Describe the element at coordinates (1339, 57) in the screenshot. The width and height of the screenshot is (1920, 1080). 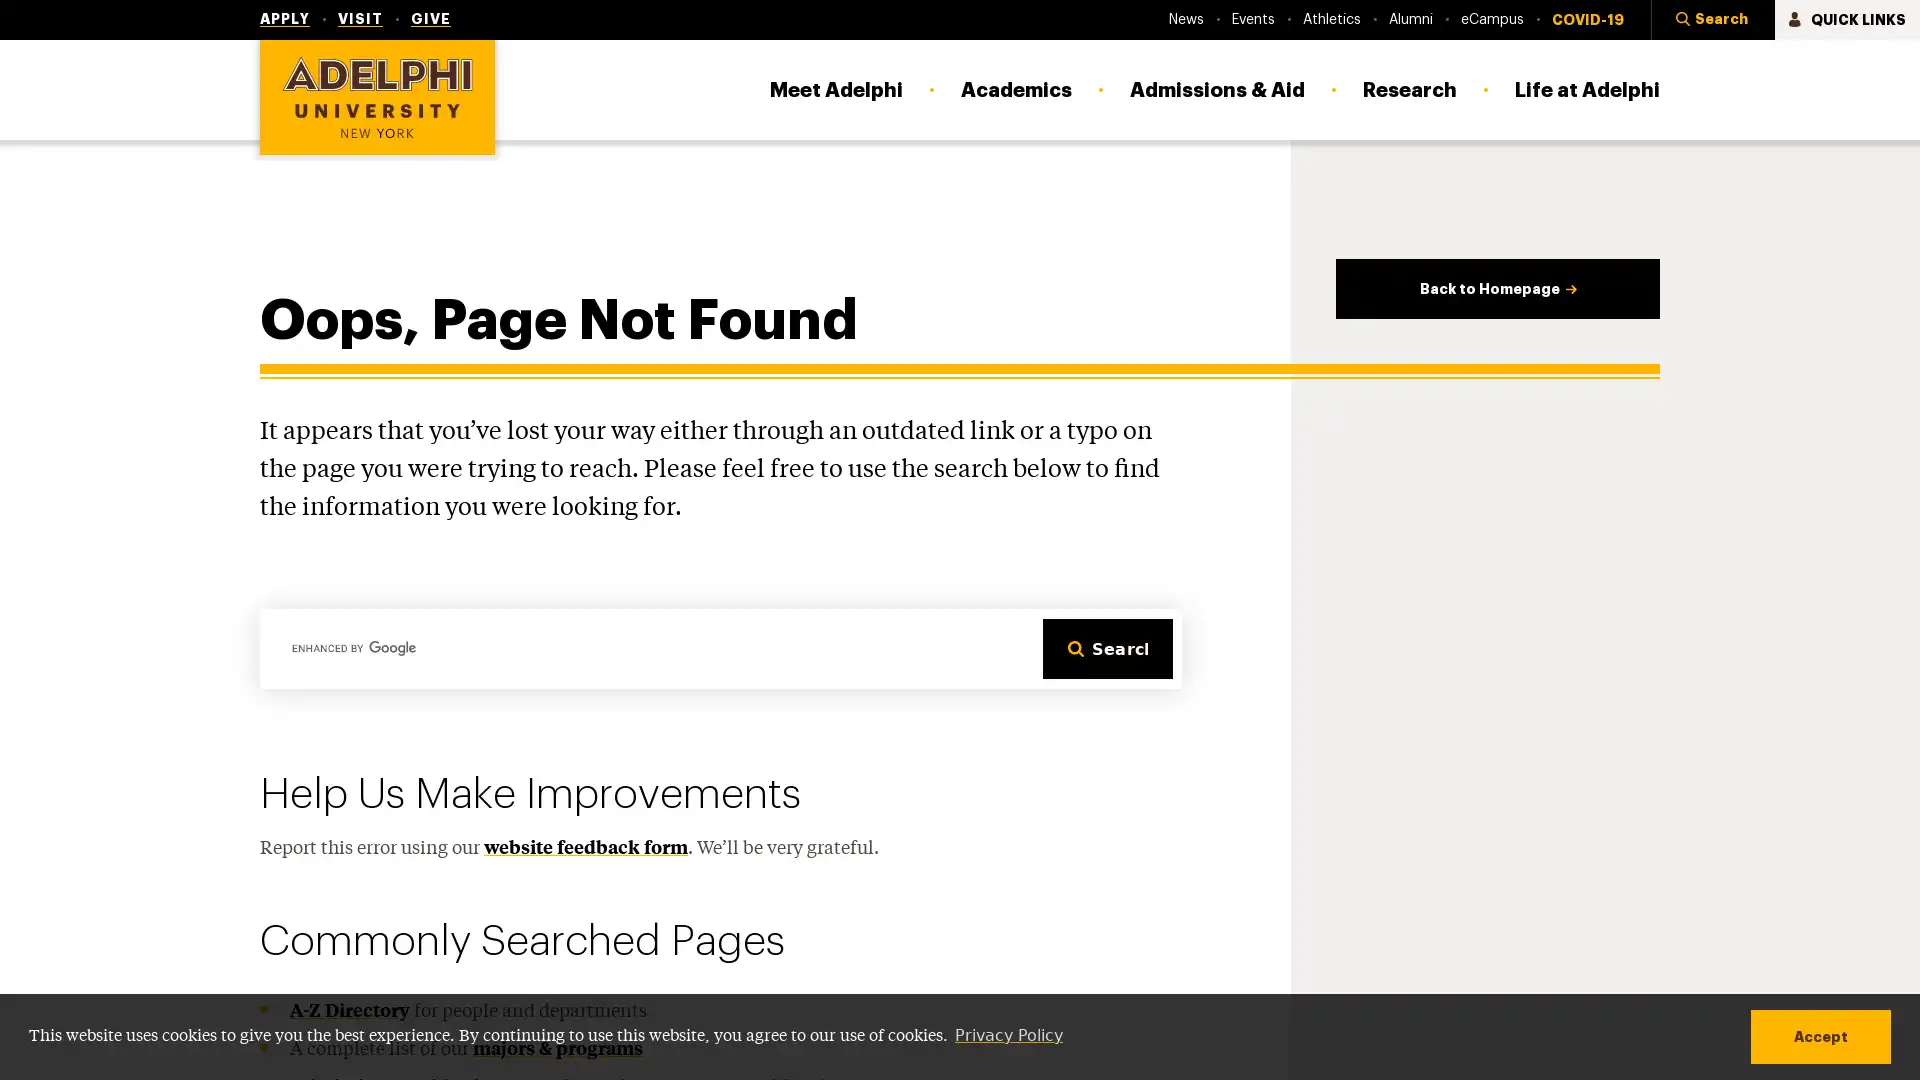
I see `COVID-19 Information` at that location.